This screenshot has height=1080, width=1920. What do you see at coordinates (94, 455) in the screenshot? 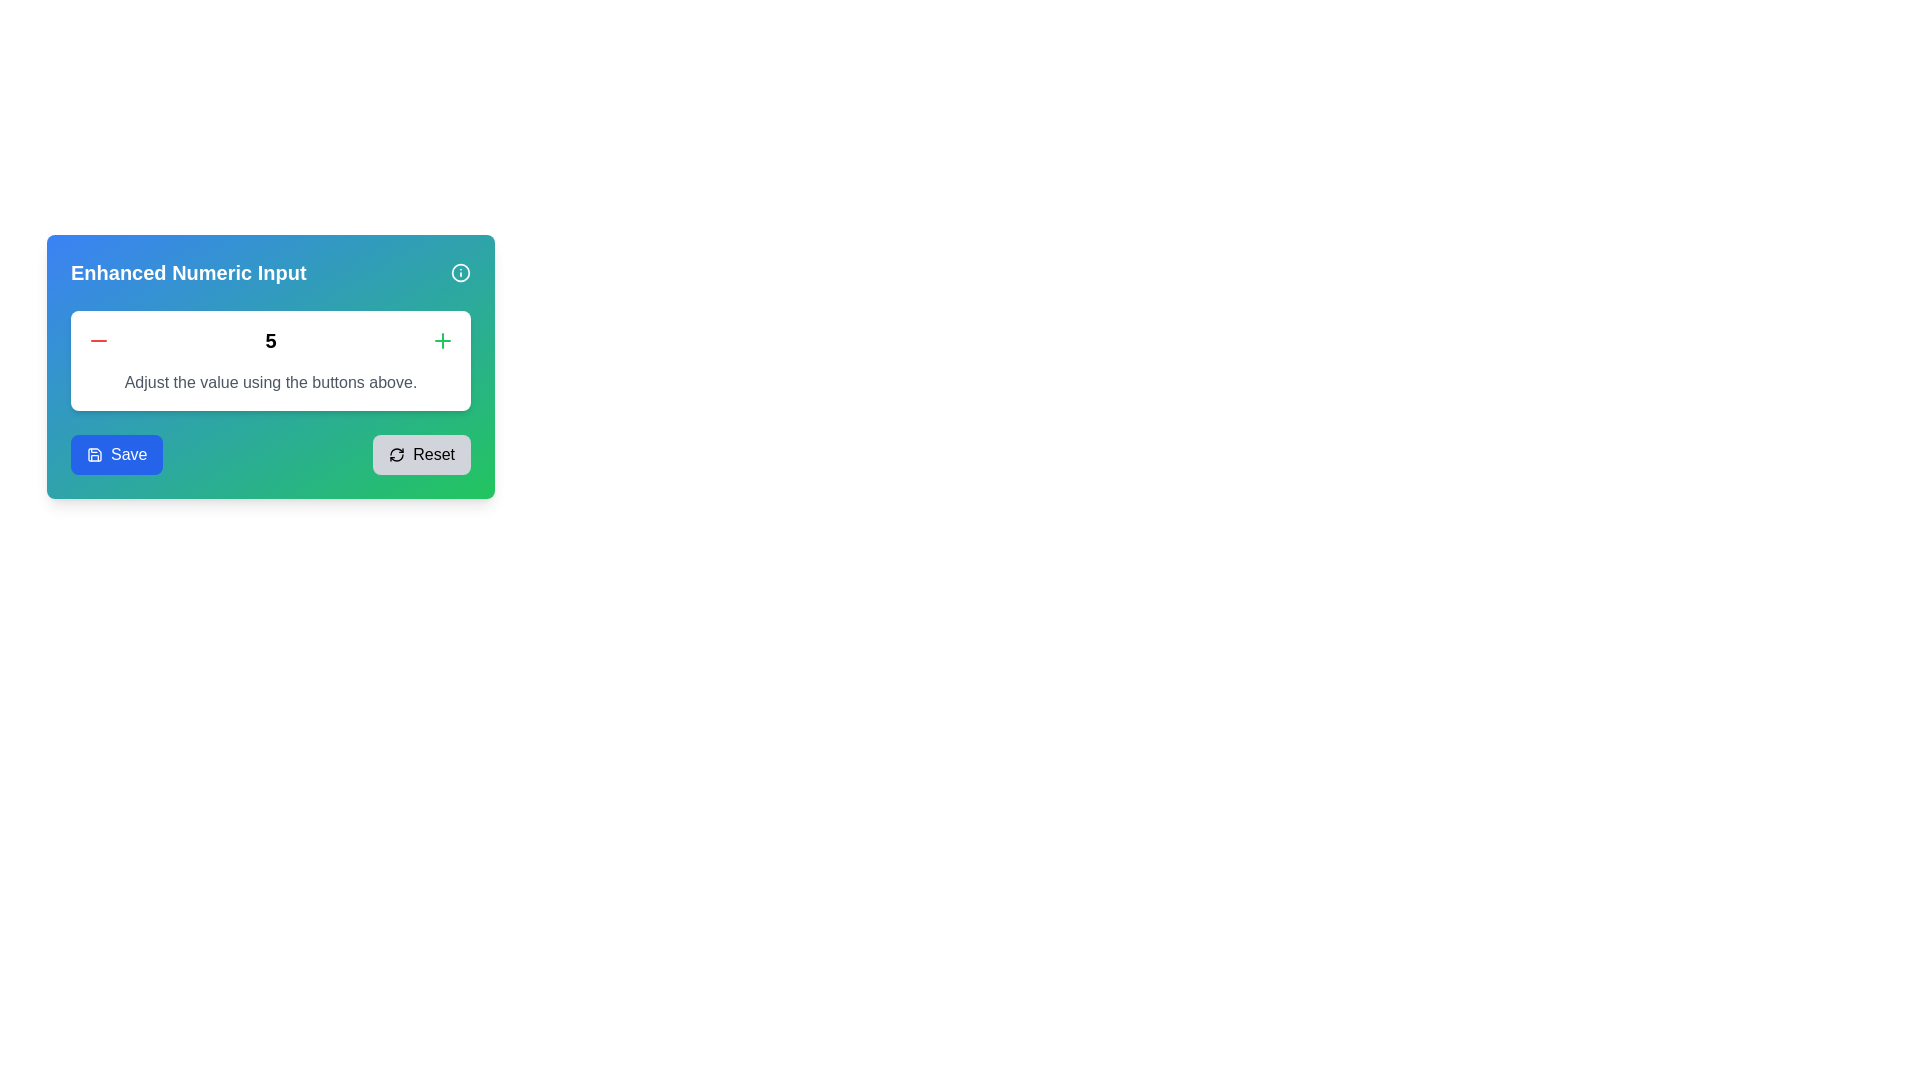
I see `the save icon located on the left side of the 'Save' button within the enhanced numeric input card at the bottom-left position` at bounding box center [94, 455].